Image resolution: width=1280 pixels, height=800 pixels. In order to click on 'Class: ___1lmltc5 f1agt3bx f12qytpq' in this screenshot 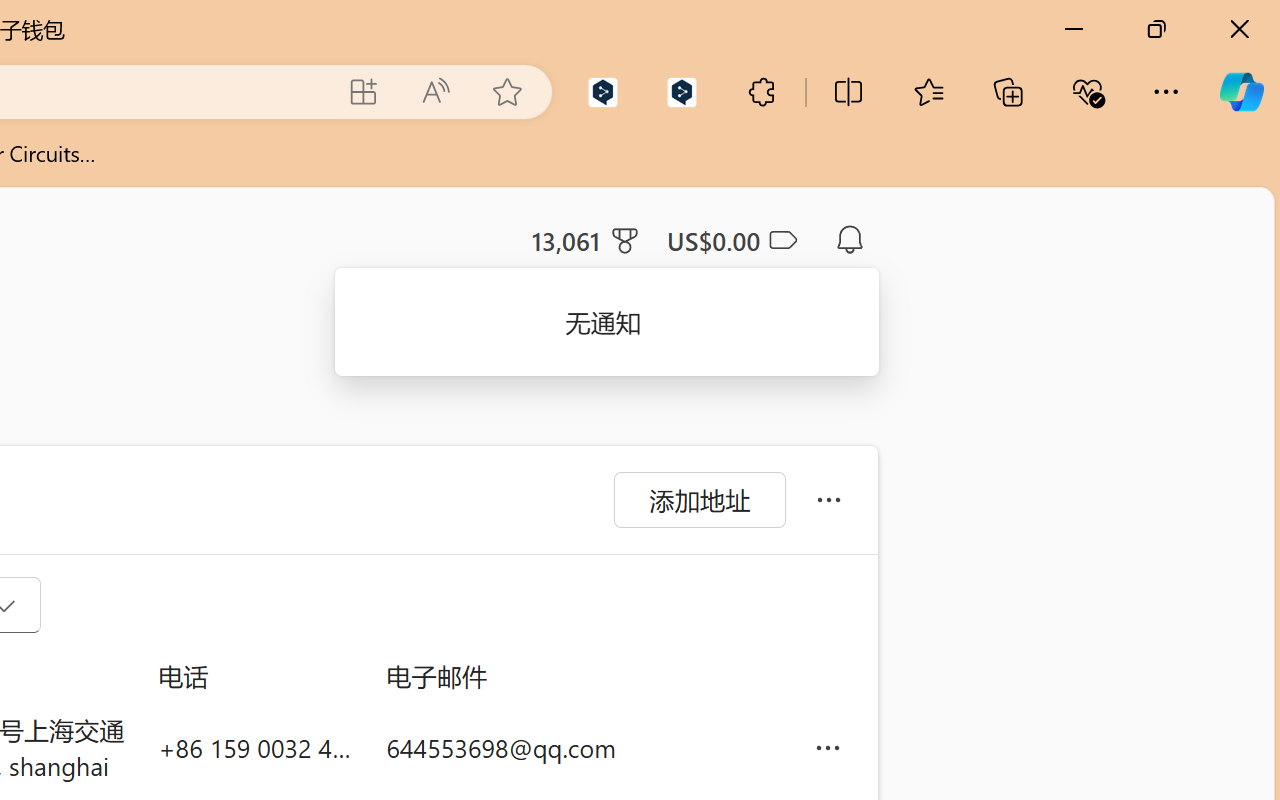, I will do `click(780, 240)`.